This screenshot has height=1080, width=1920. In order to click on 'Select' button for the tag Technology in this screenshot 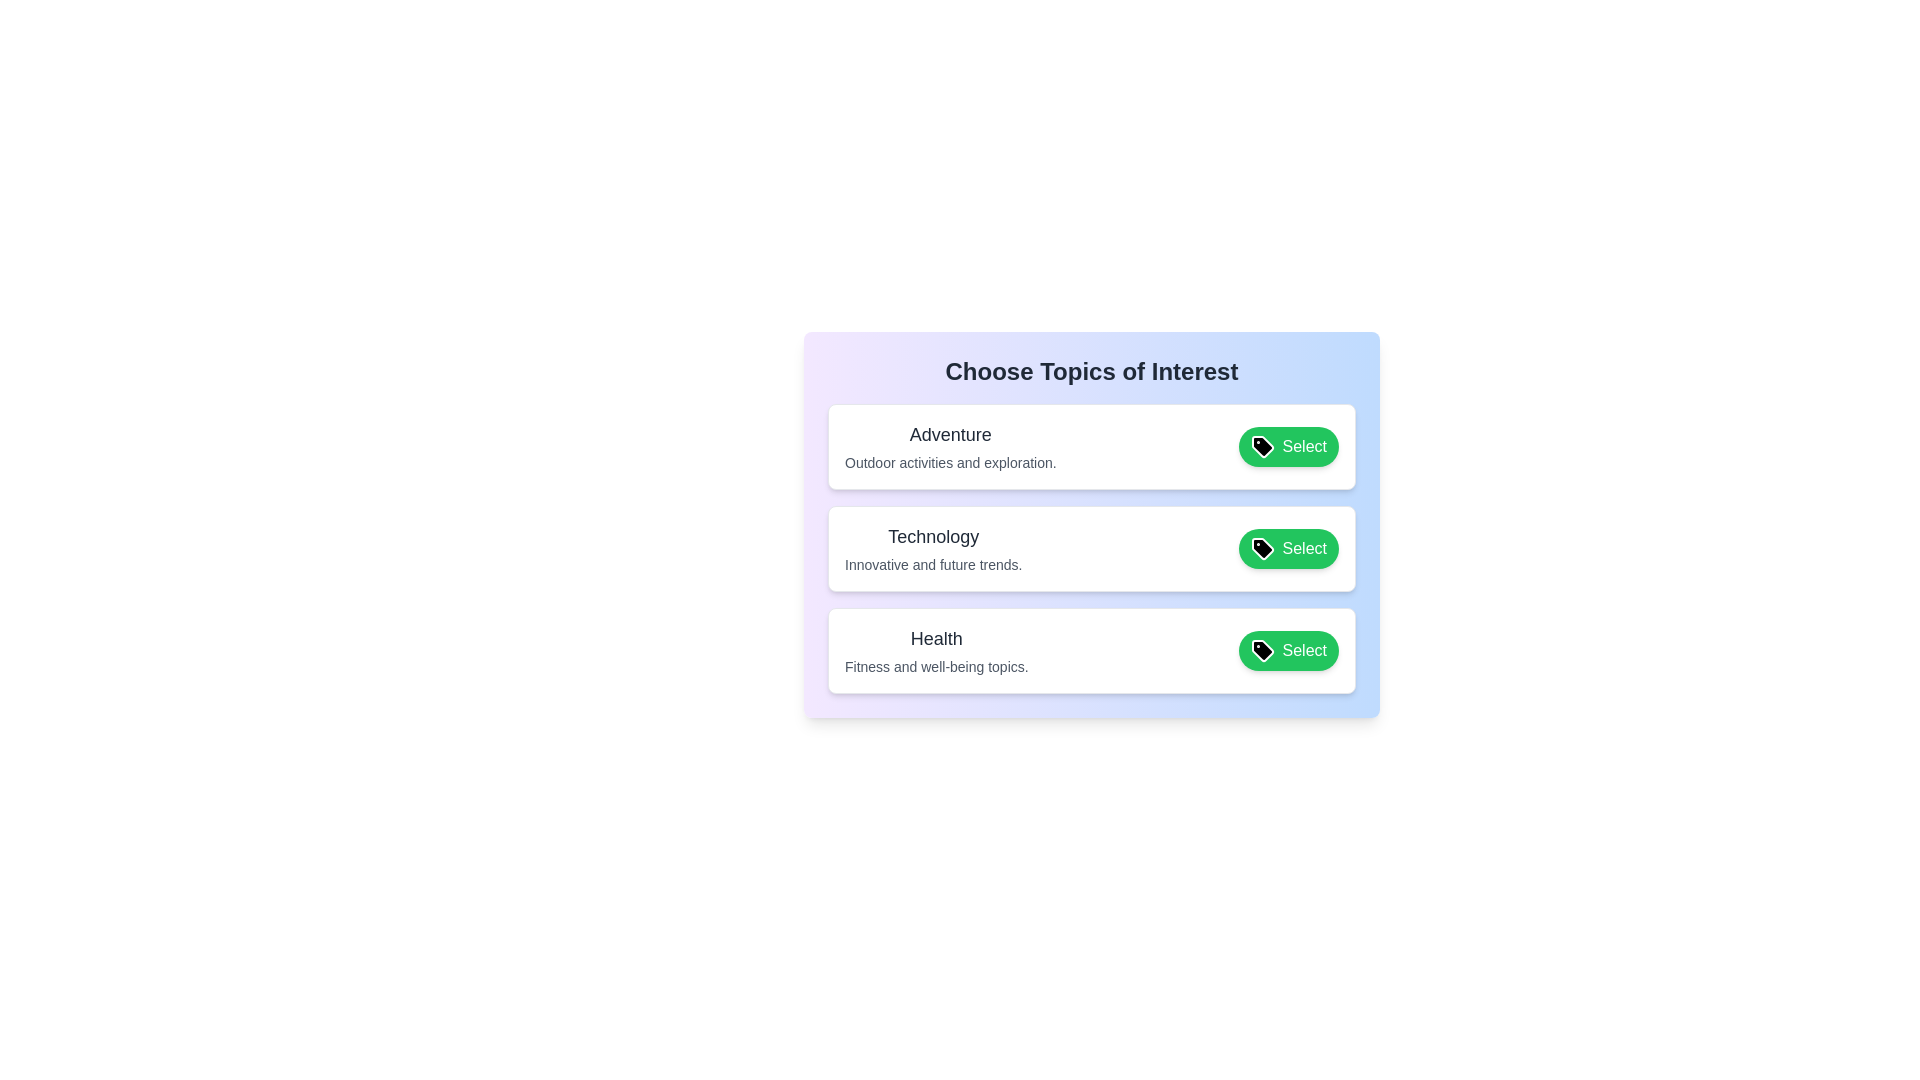, I will do `click(1288, 548)`.